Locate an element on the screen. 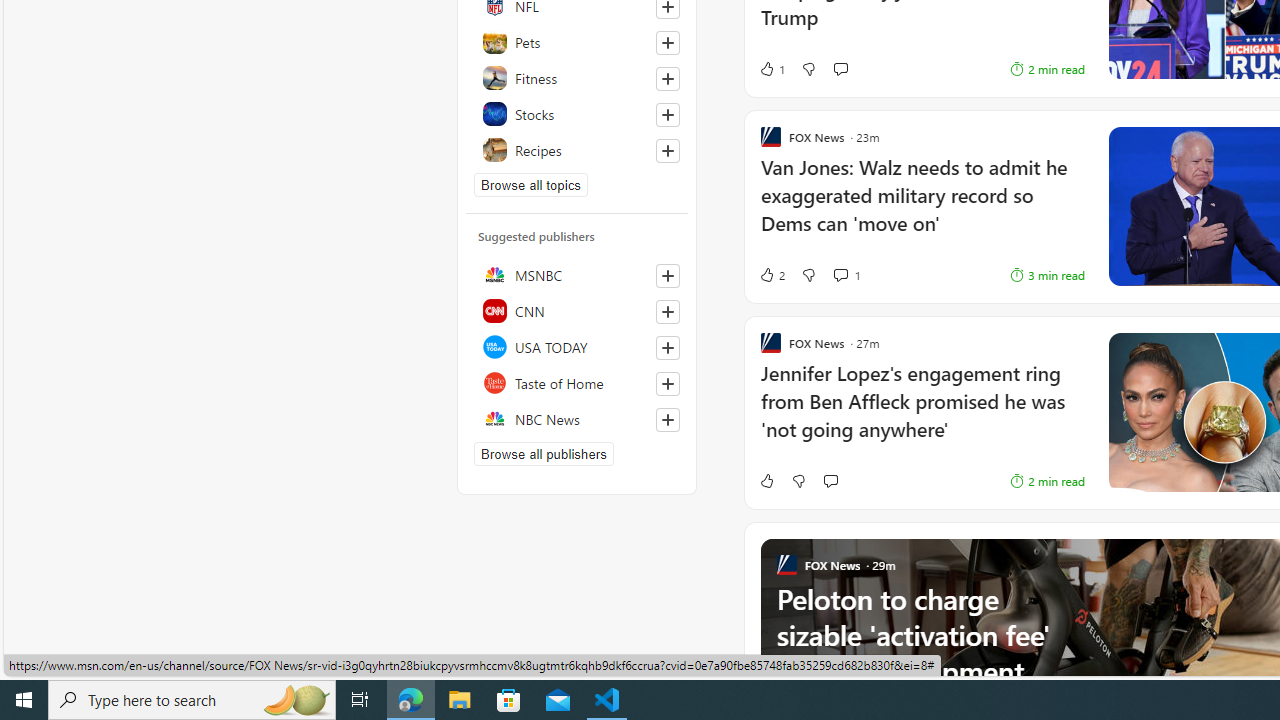  'Fitness' is located at coordinates (576, 77).